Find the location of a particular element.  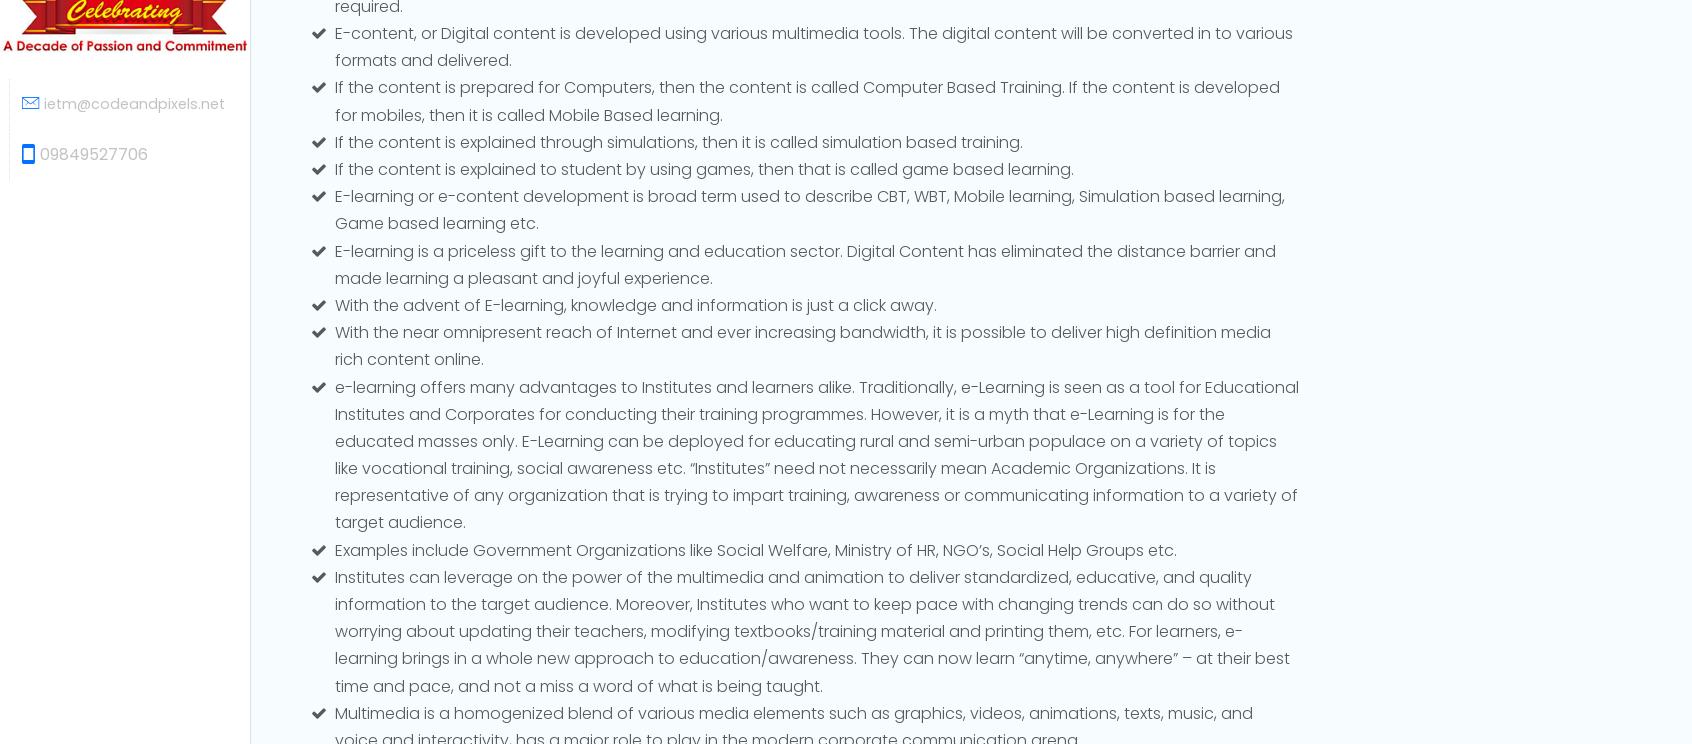

'If the content is explained to student by using games, then that is called game based learning.' is located at coordinates (704, 168).